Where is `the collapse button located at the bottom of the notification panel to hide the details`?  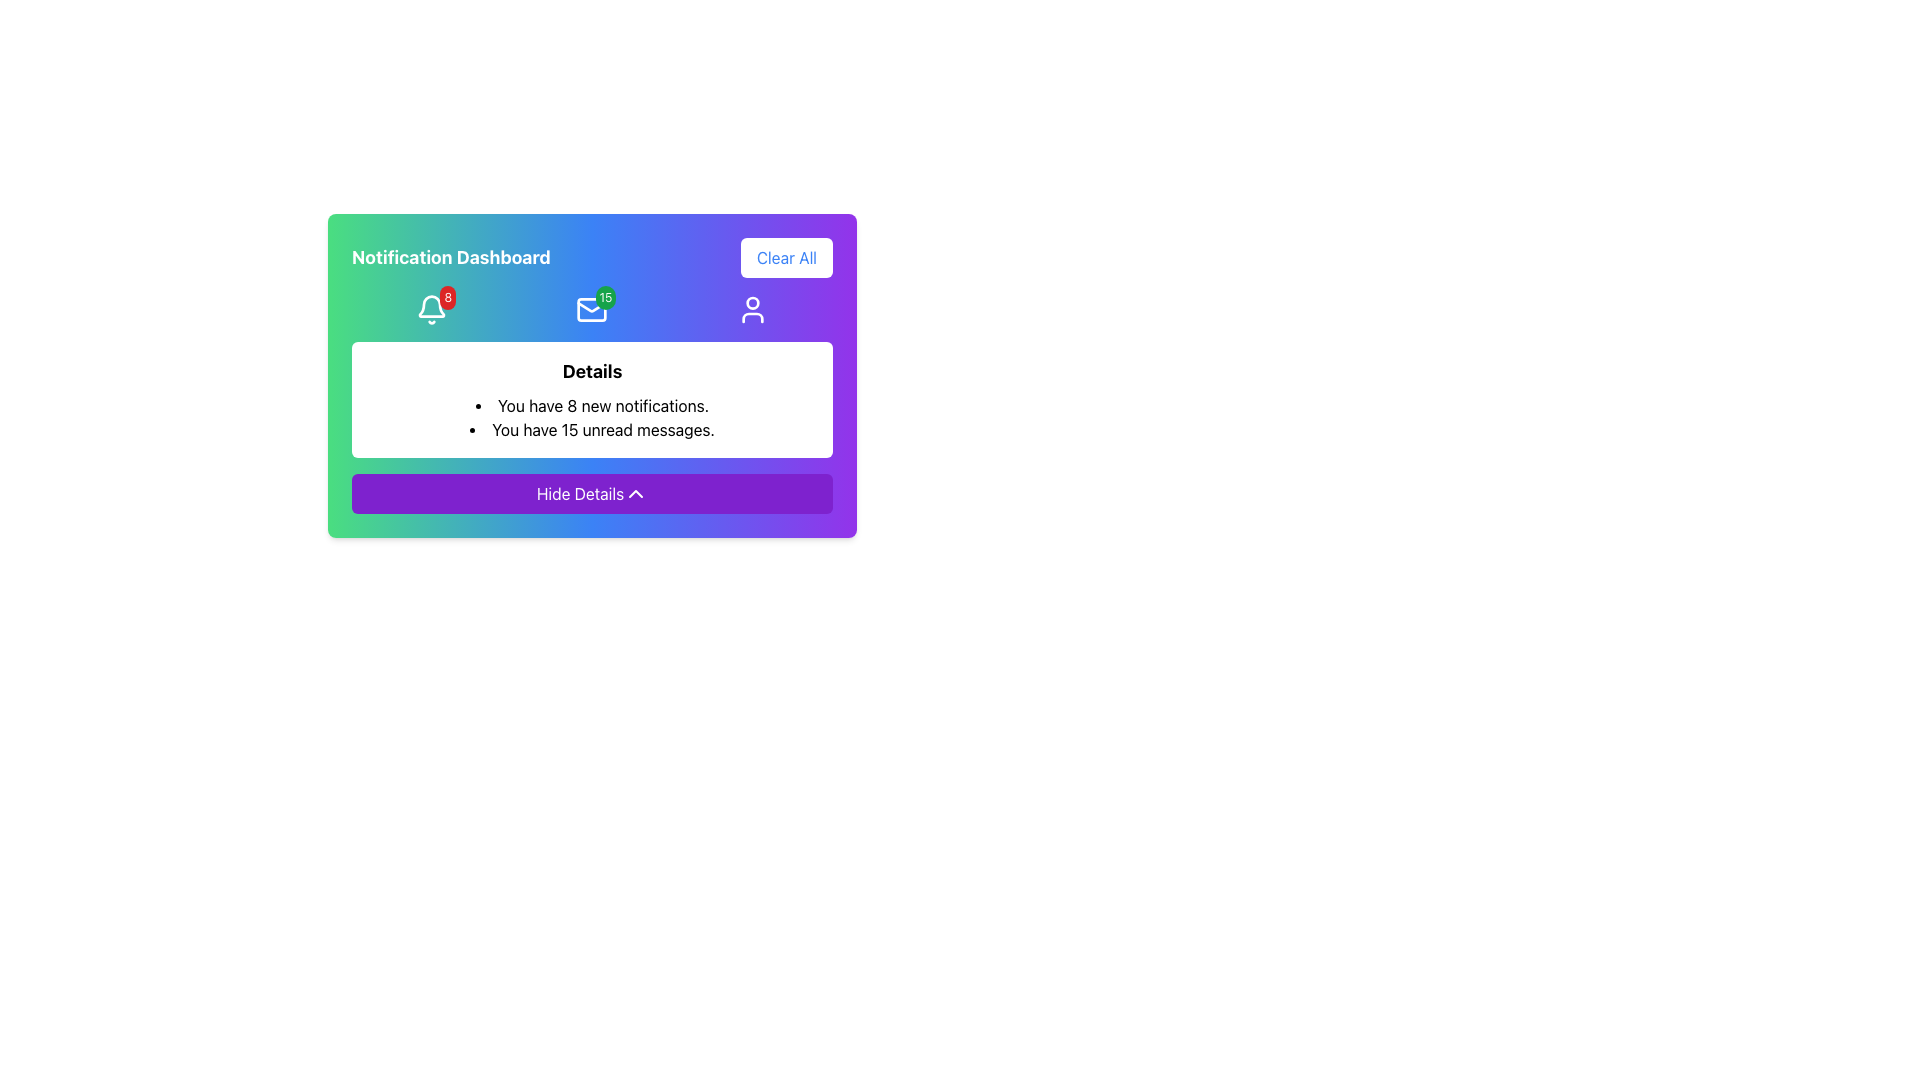 the collapse button located at the bottom of the notification panel to hide the details is located at coordinates (591, 443).